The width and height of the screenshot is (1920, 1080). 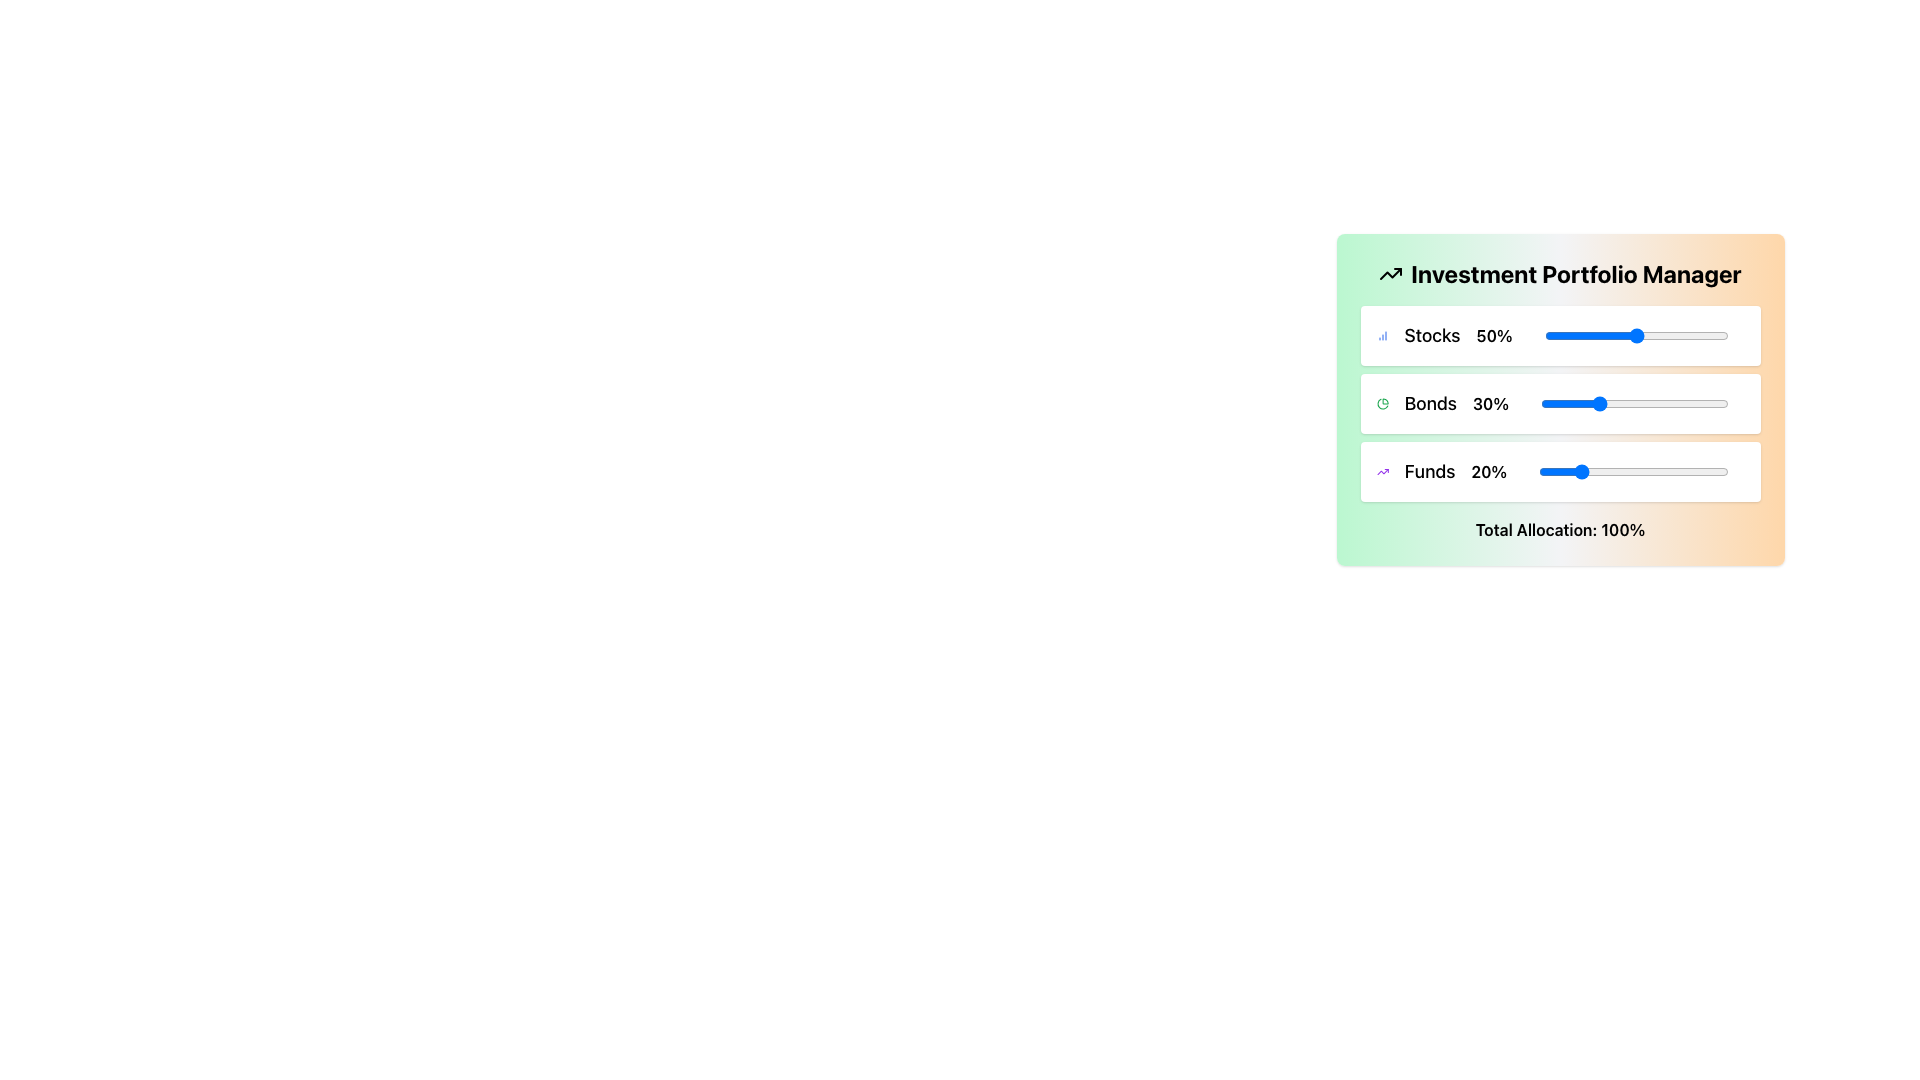 I want to click on the 'Bonds' allocation, so click(x=1704, y=404).